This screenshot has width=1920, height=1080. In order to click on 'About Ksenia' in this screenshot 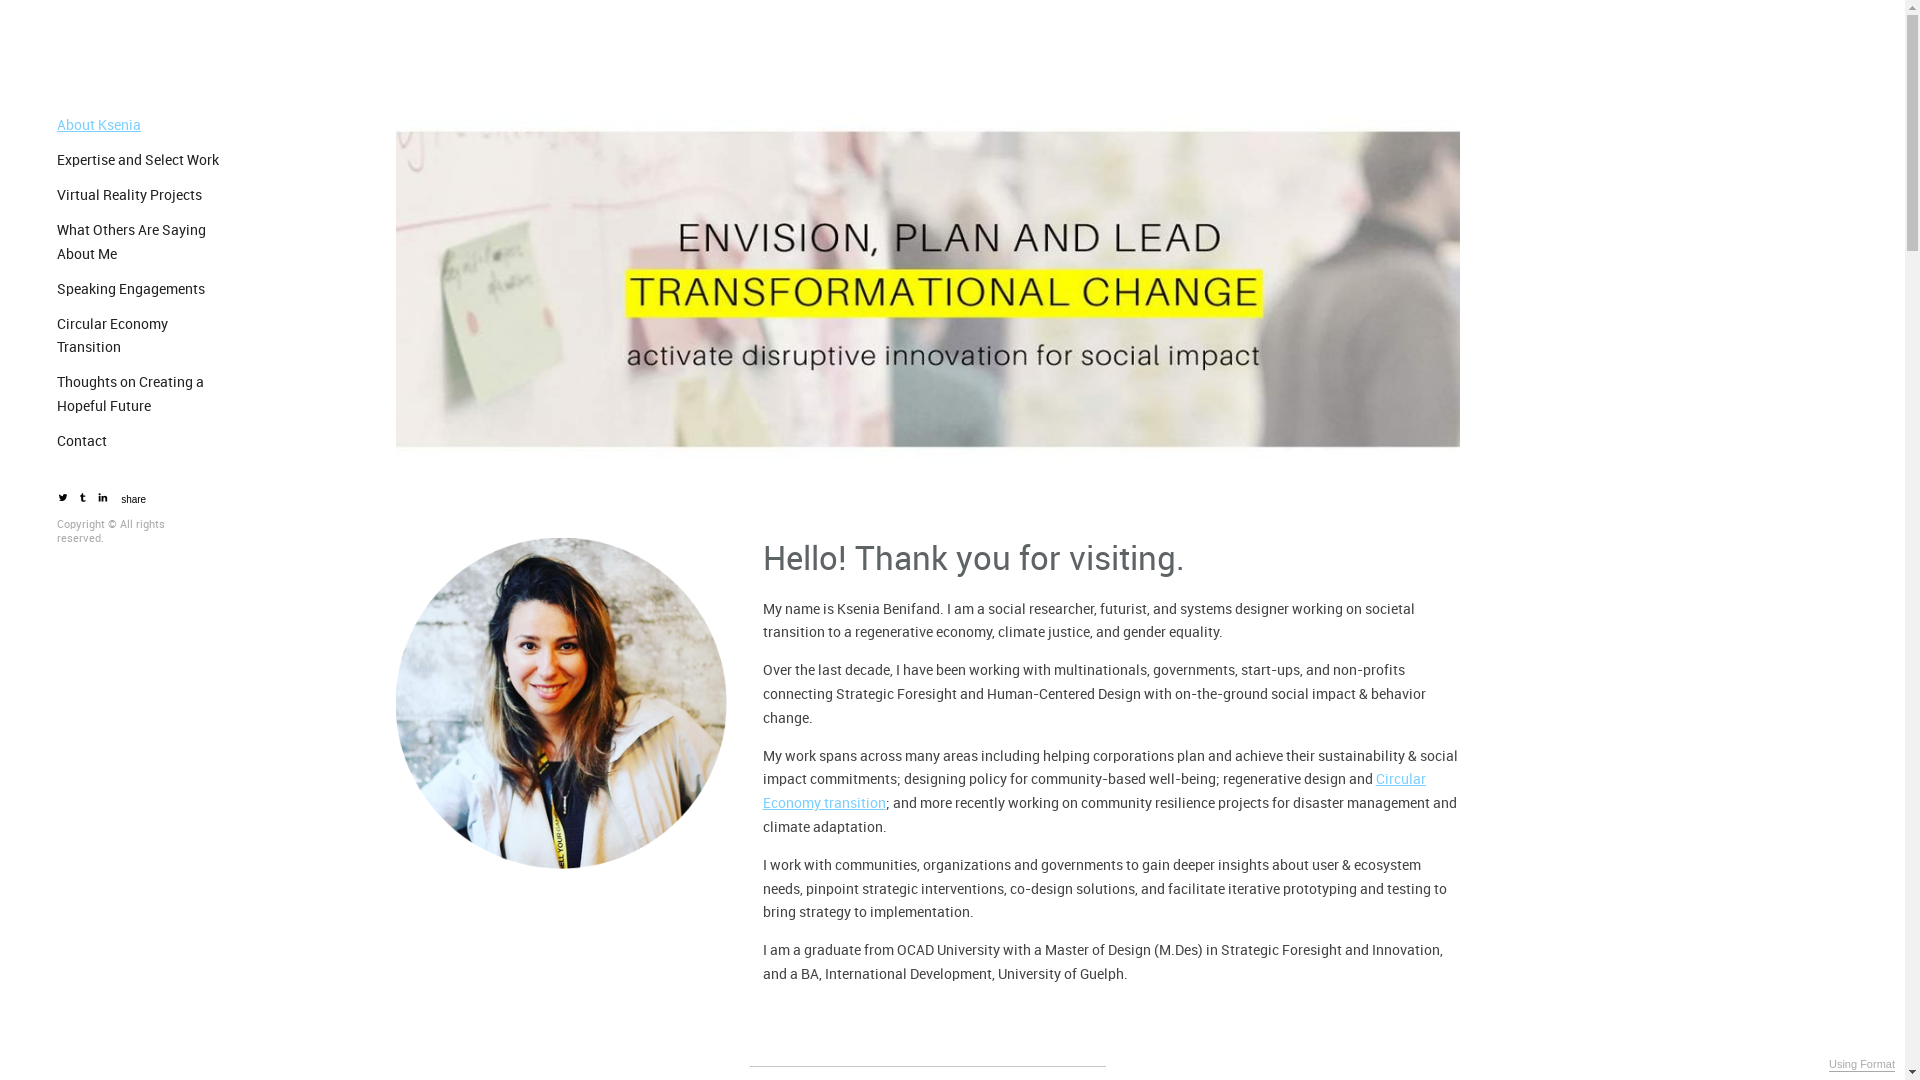, I will do `click(100, 125)`.